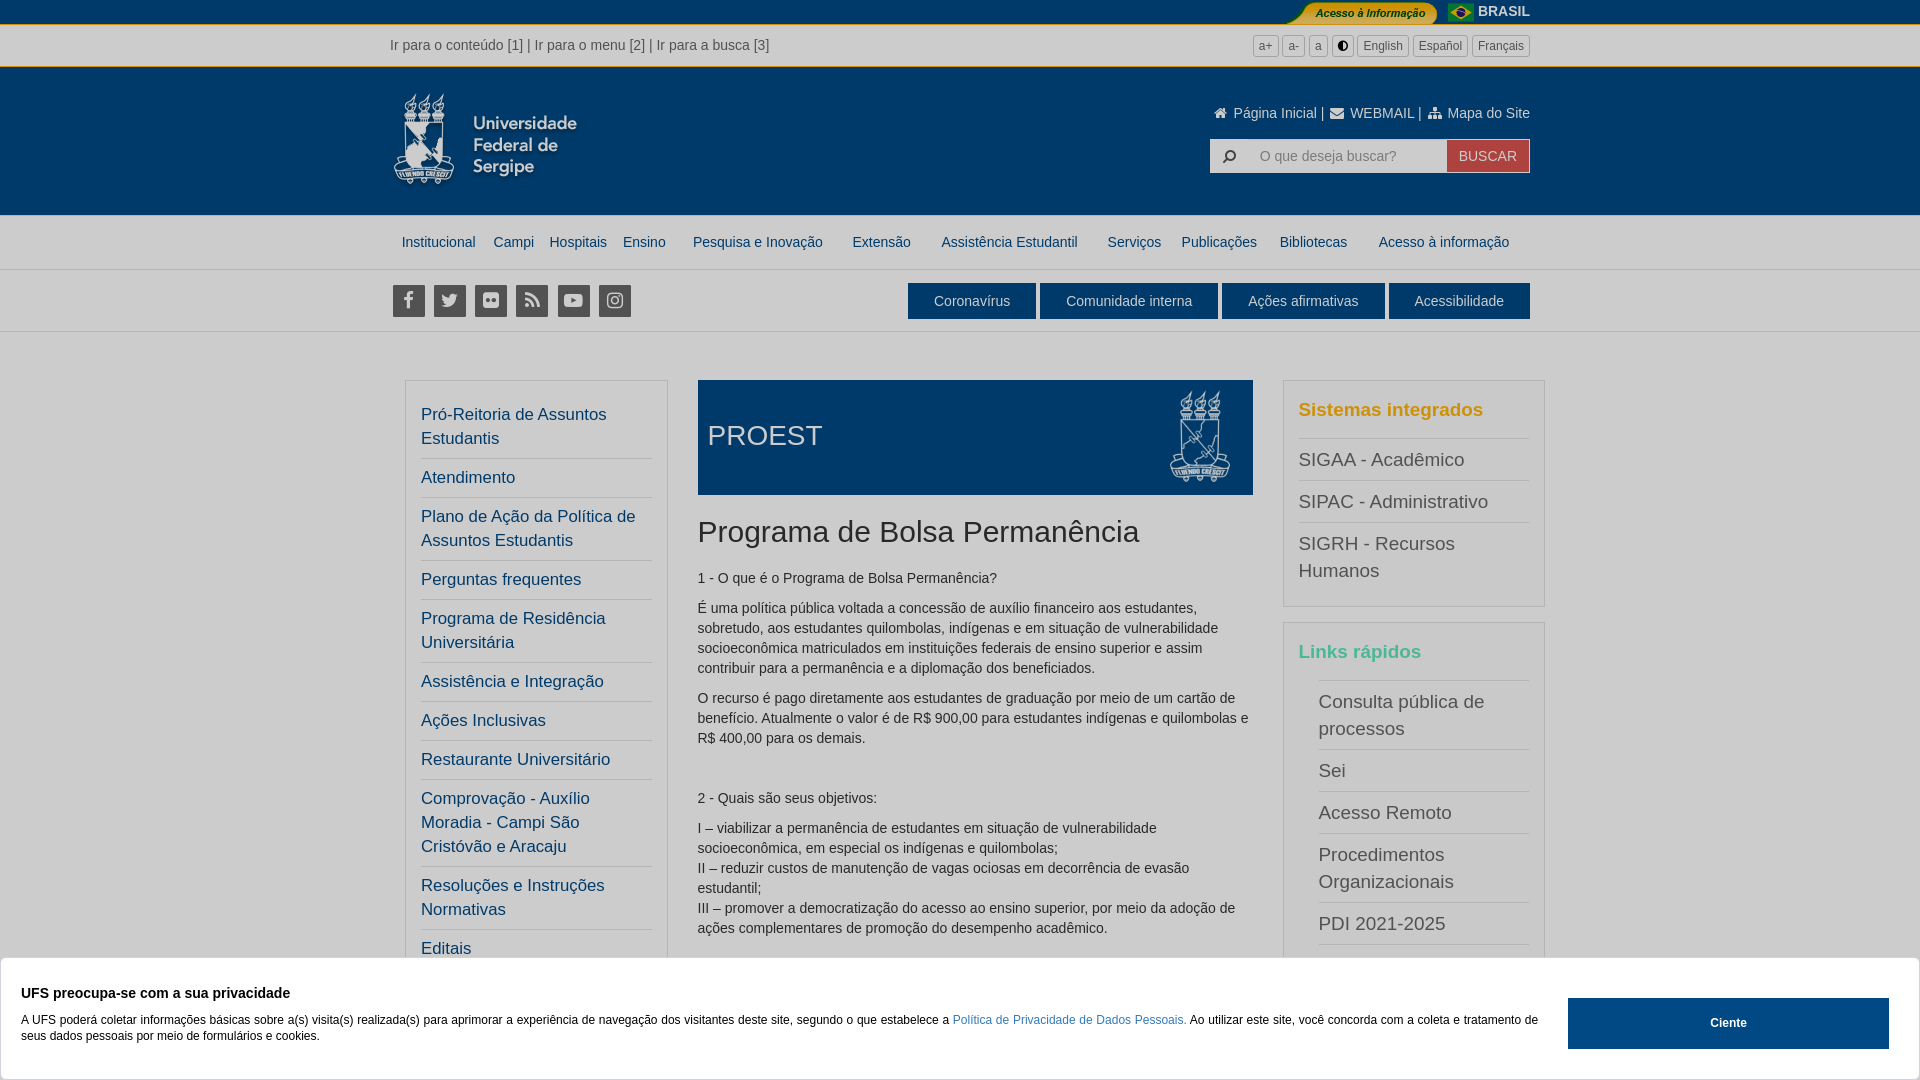 This screenshot has width=1920, height=1080. What do you see at coordinates (1265, 45) in the screenshot?
I see `'a+'` at bounding box center [1265, 45].